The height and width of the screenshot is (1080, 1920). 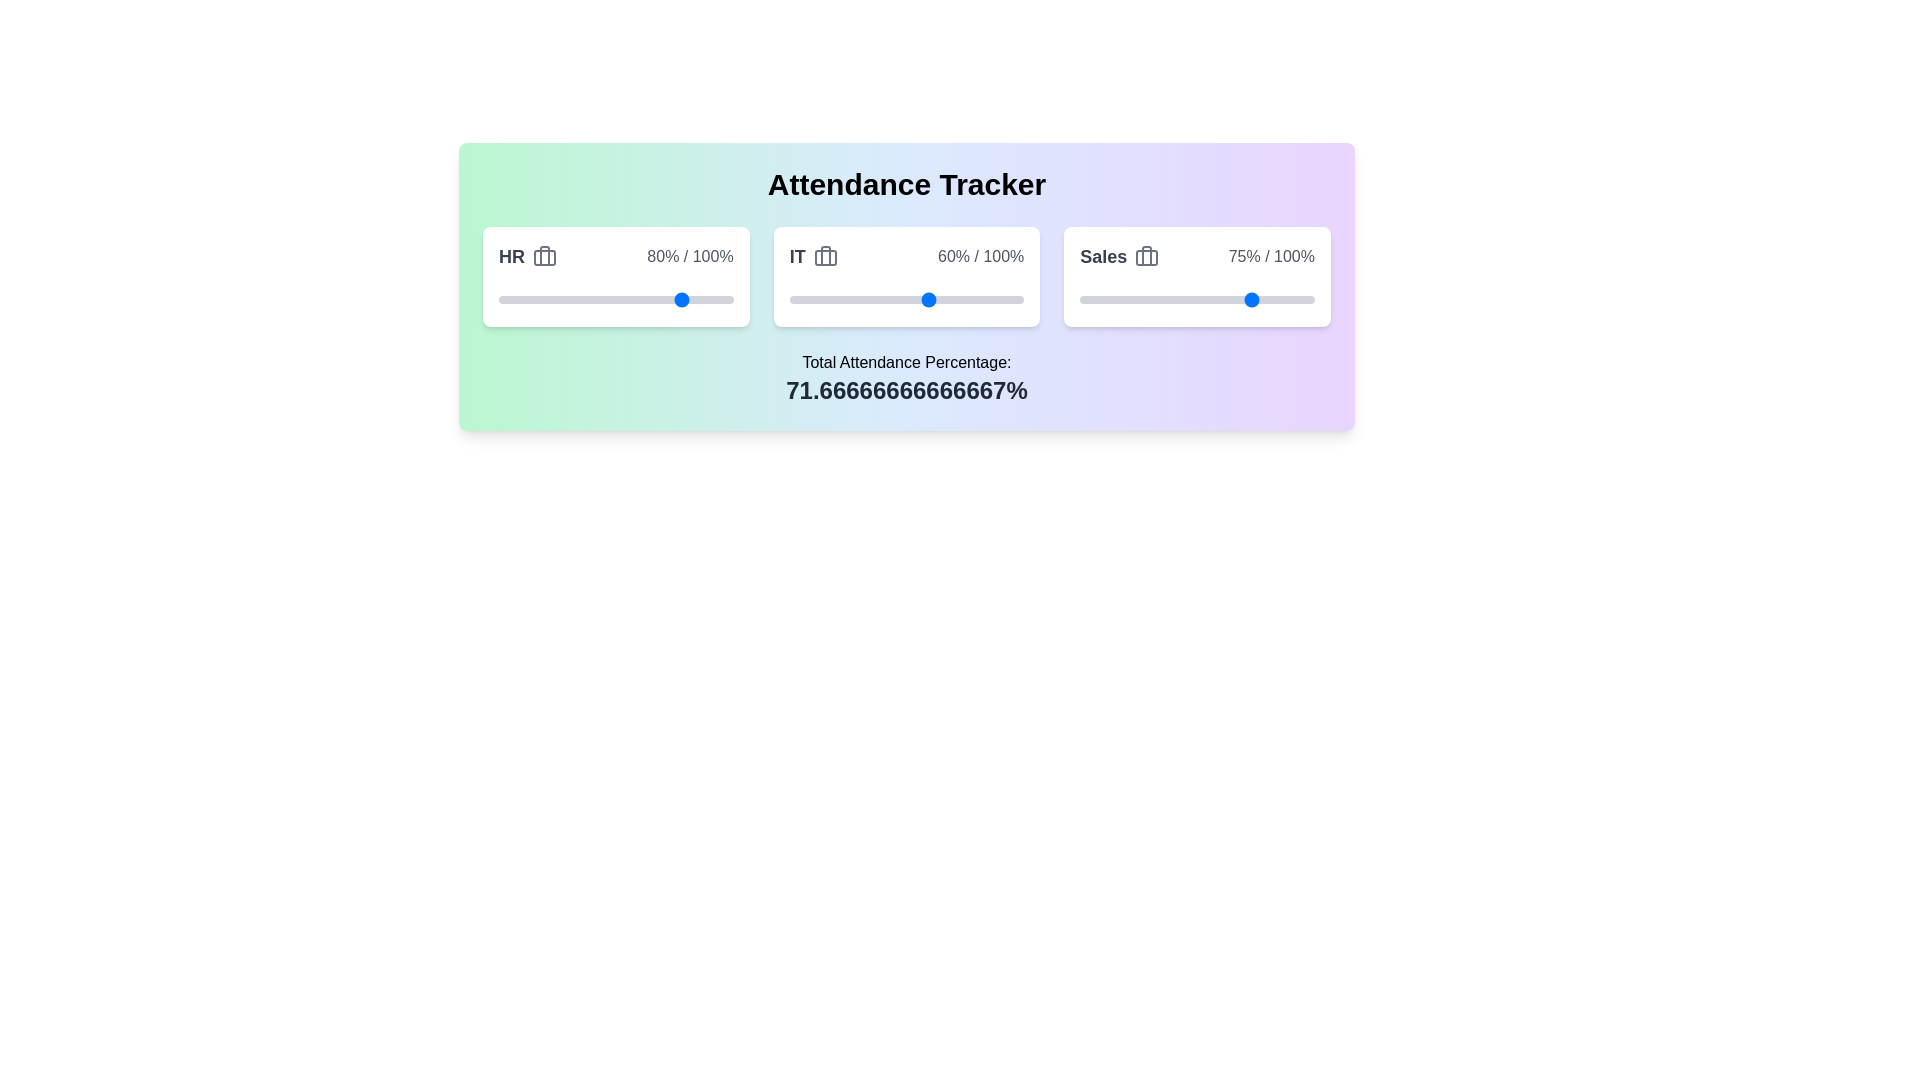 What do you see at coordinates (834, 300) in the screenshot?
I see `the slider value` at bounding box center [834, 300].